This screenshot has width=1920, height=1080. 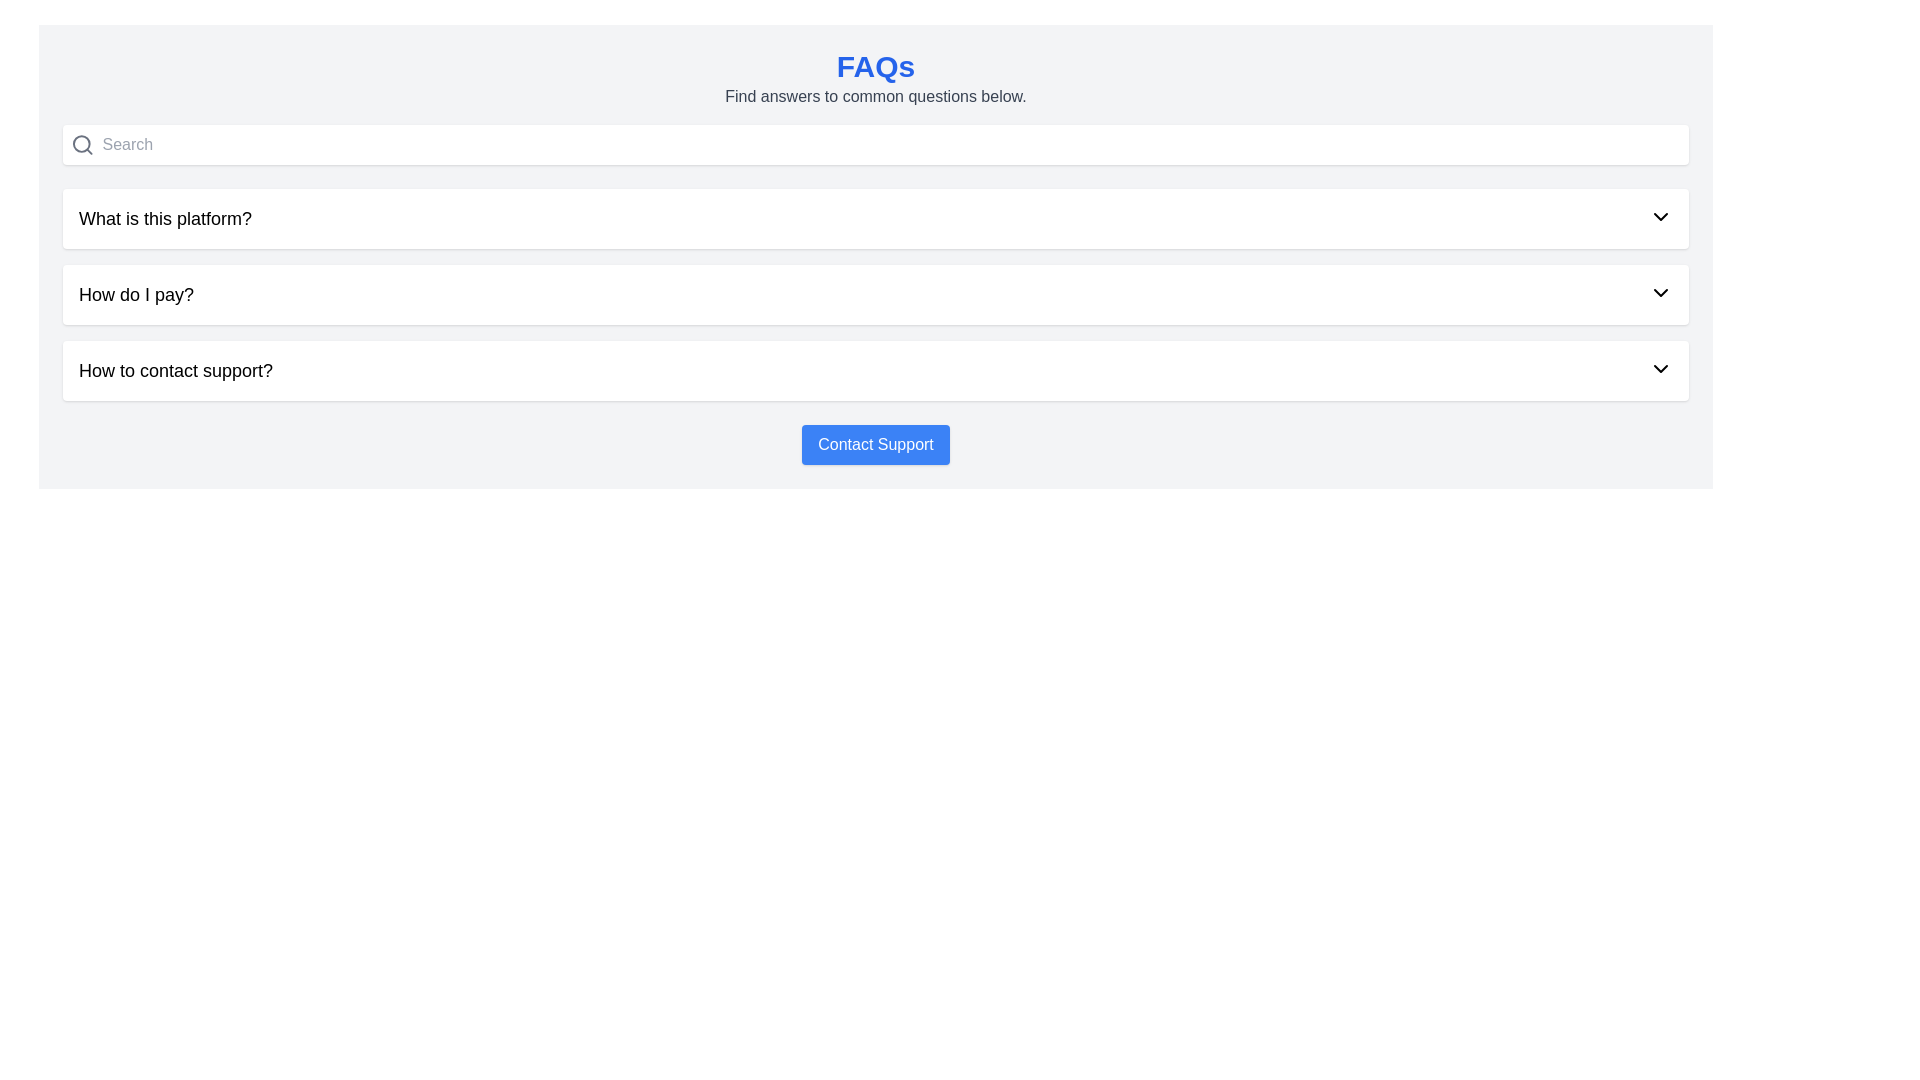 What do you see at coordinates (875, 443) in the screenshot?
I see `the rectangular button with a bright blue background and white text reading 'Contact Support' located at the center of the bottom area of the page` at bounding box center [875, 443].